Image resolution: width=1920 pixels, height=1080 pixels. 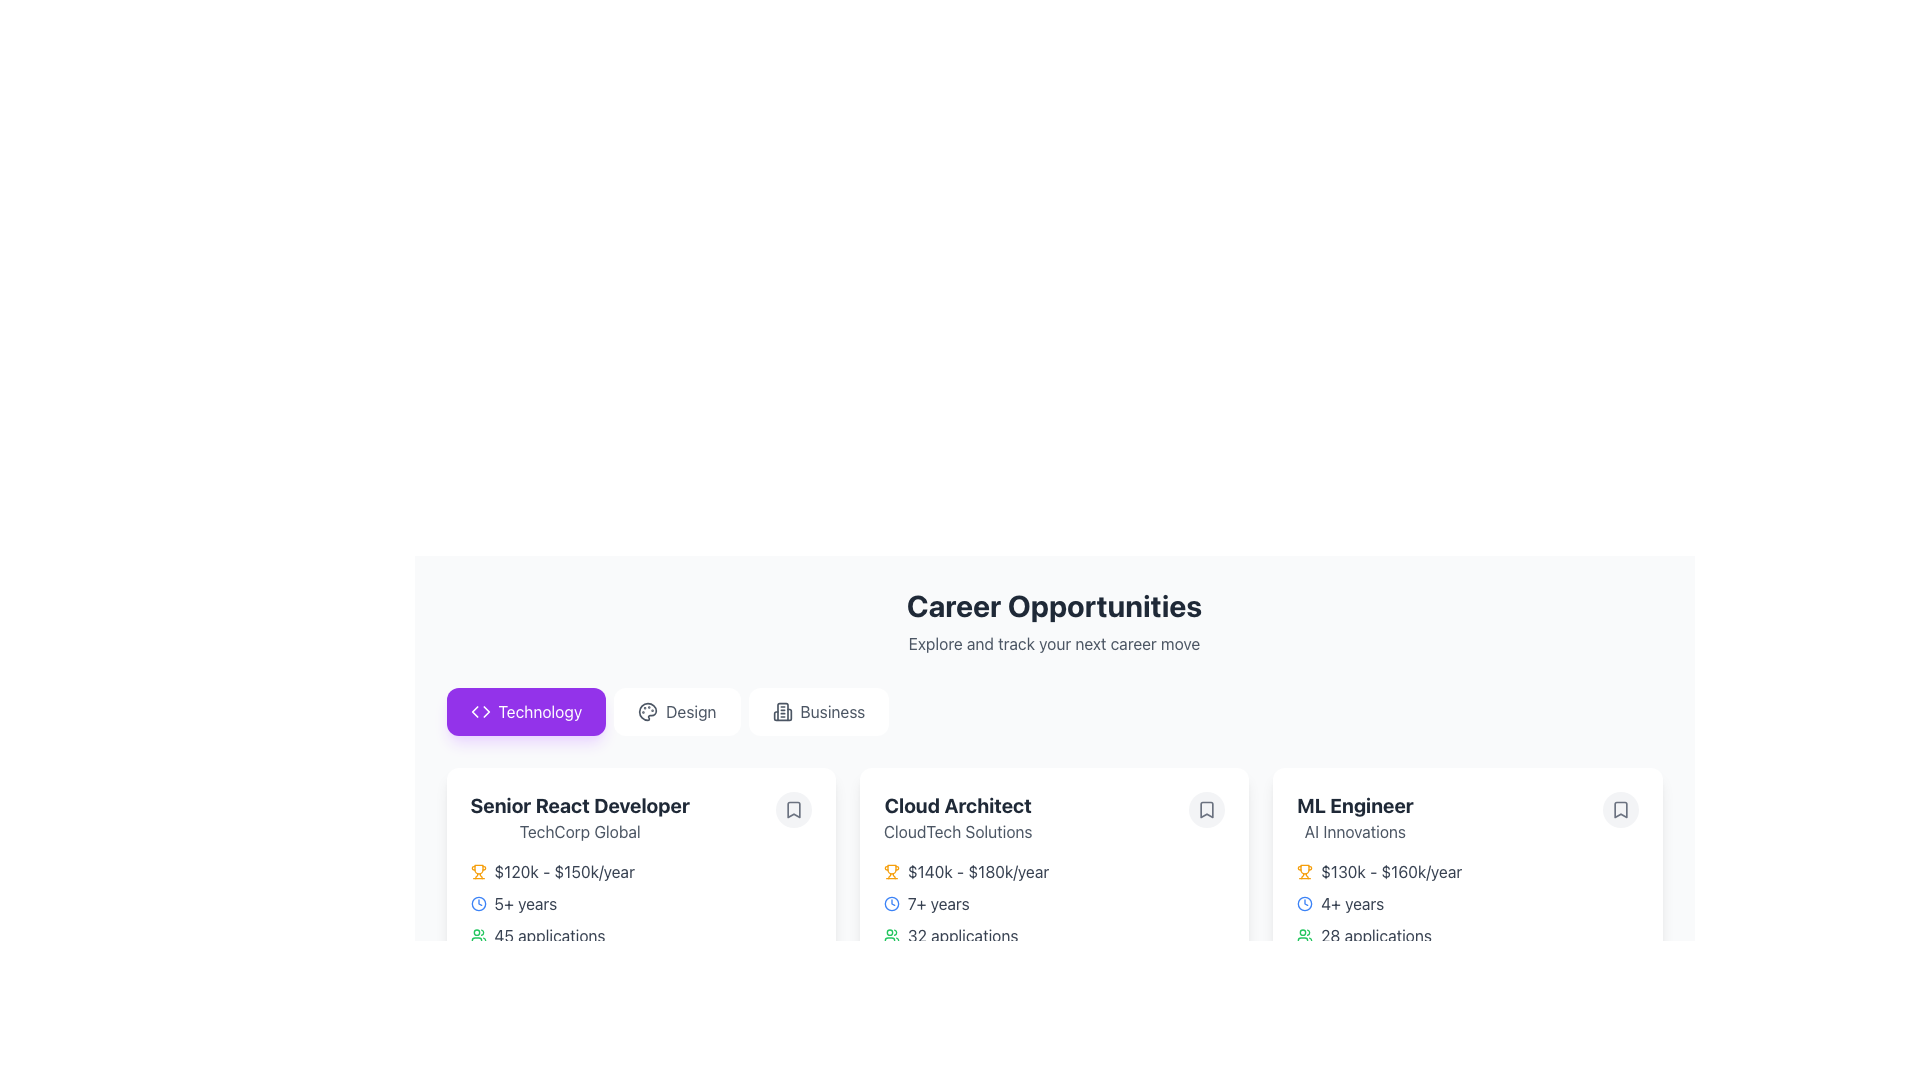 What do you see at coordinates (1375, 936) in the screenshot?
I see `text label displaying '28 applications' located at the bottom part of the job listing card titled 'ML Engineer', positioned to the right of a green icon symbolizing users` at bounding box center [1375, 936].